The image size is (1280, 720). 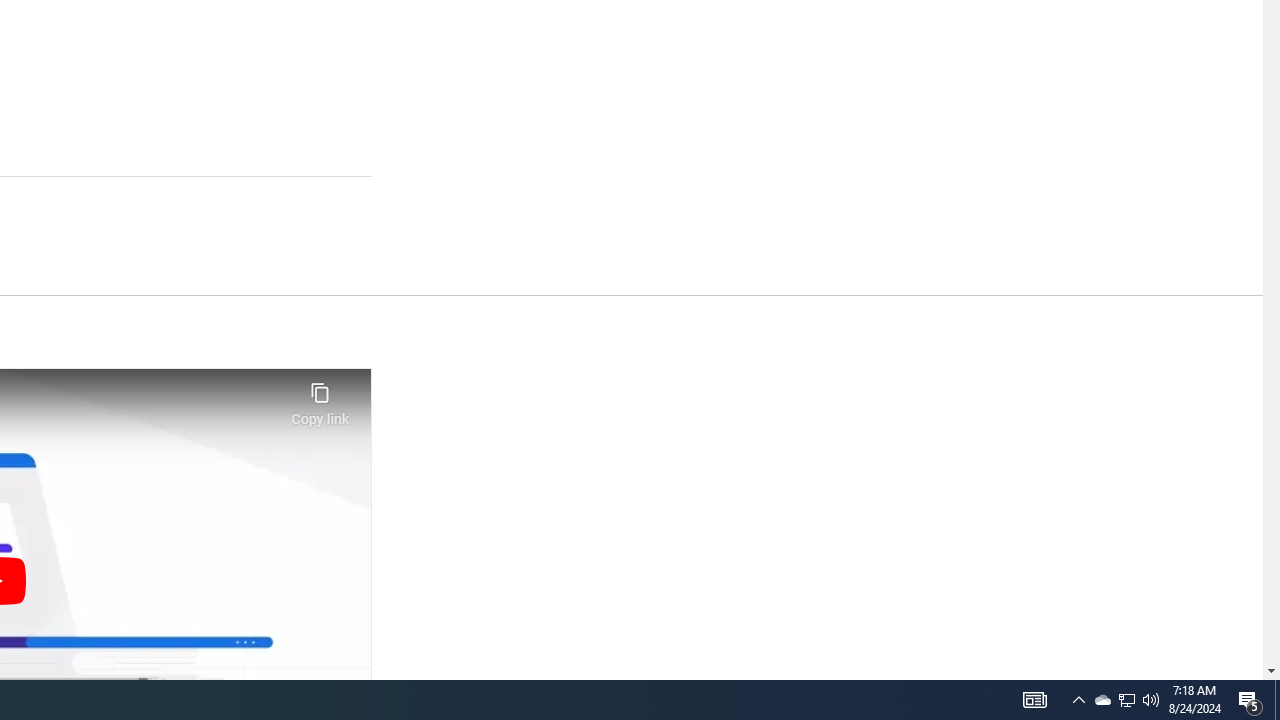 What do you see at coordinates (320, 398) in the screenshot?
I see `'Copy link'` at bounding box center [320, 398].